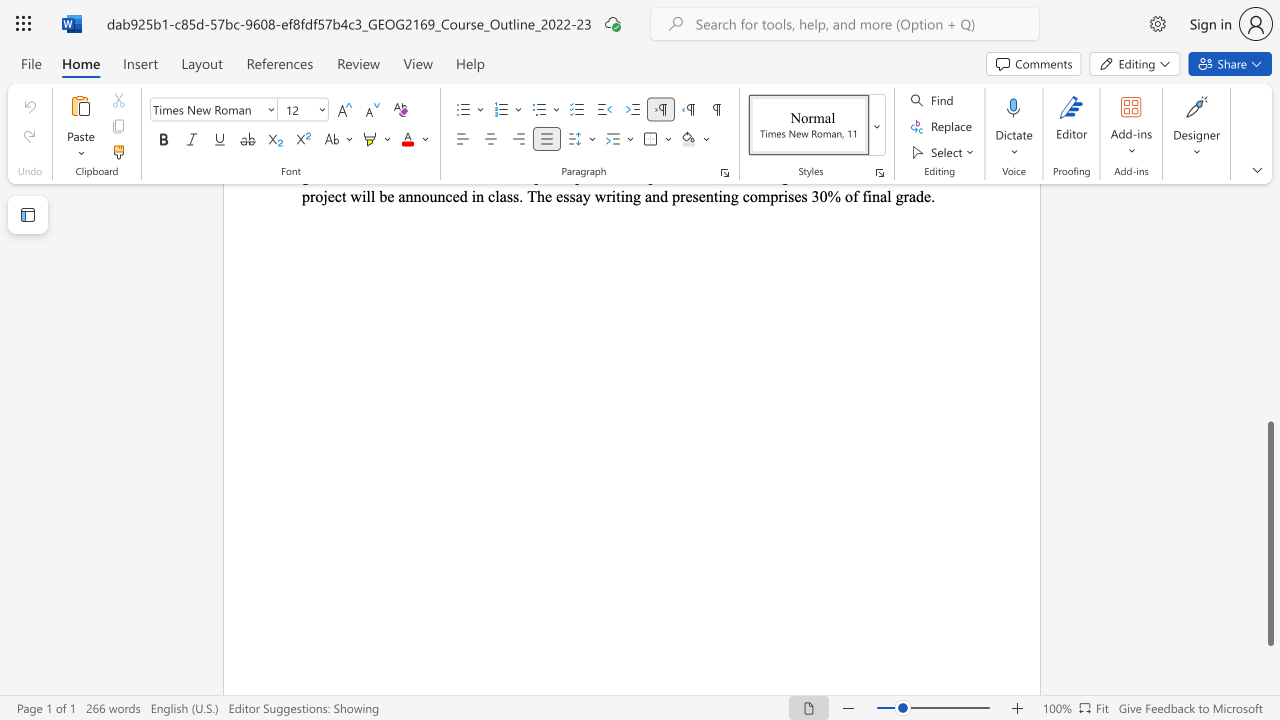  I want to click on the scrollbar to move the content higher, so click(1269, 238).